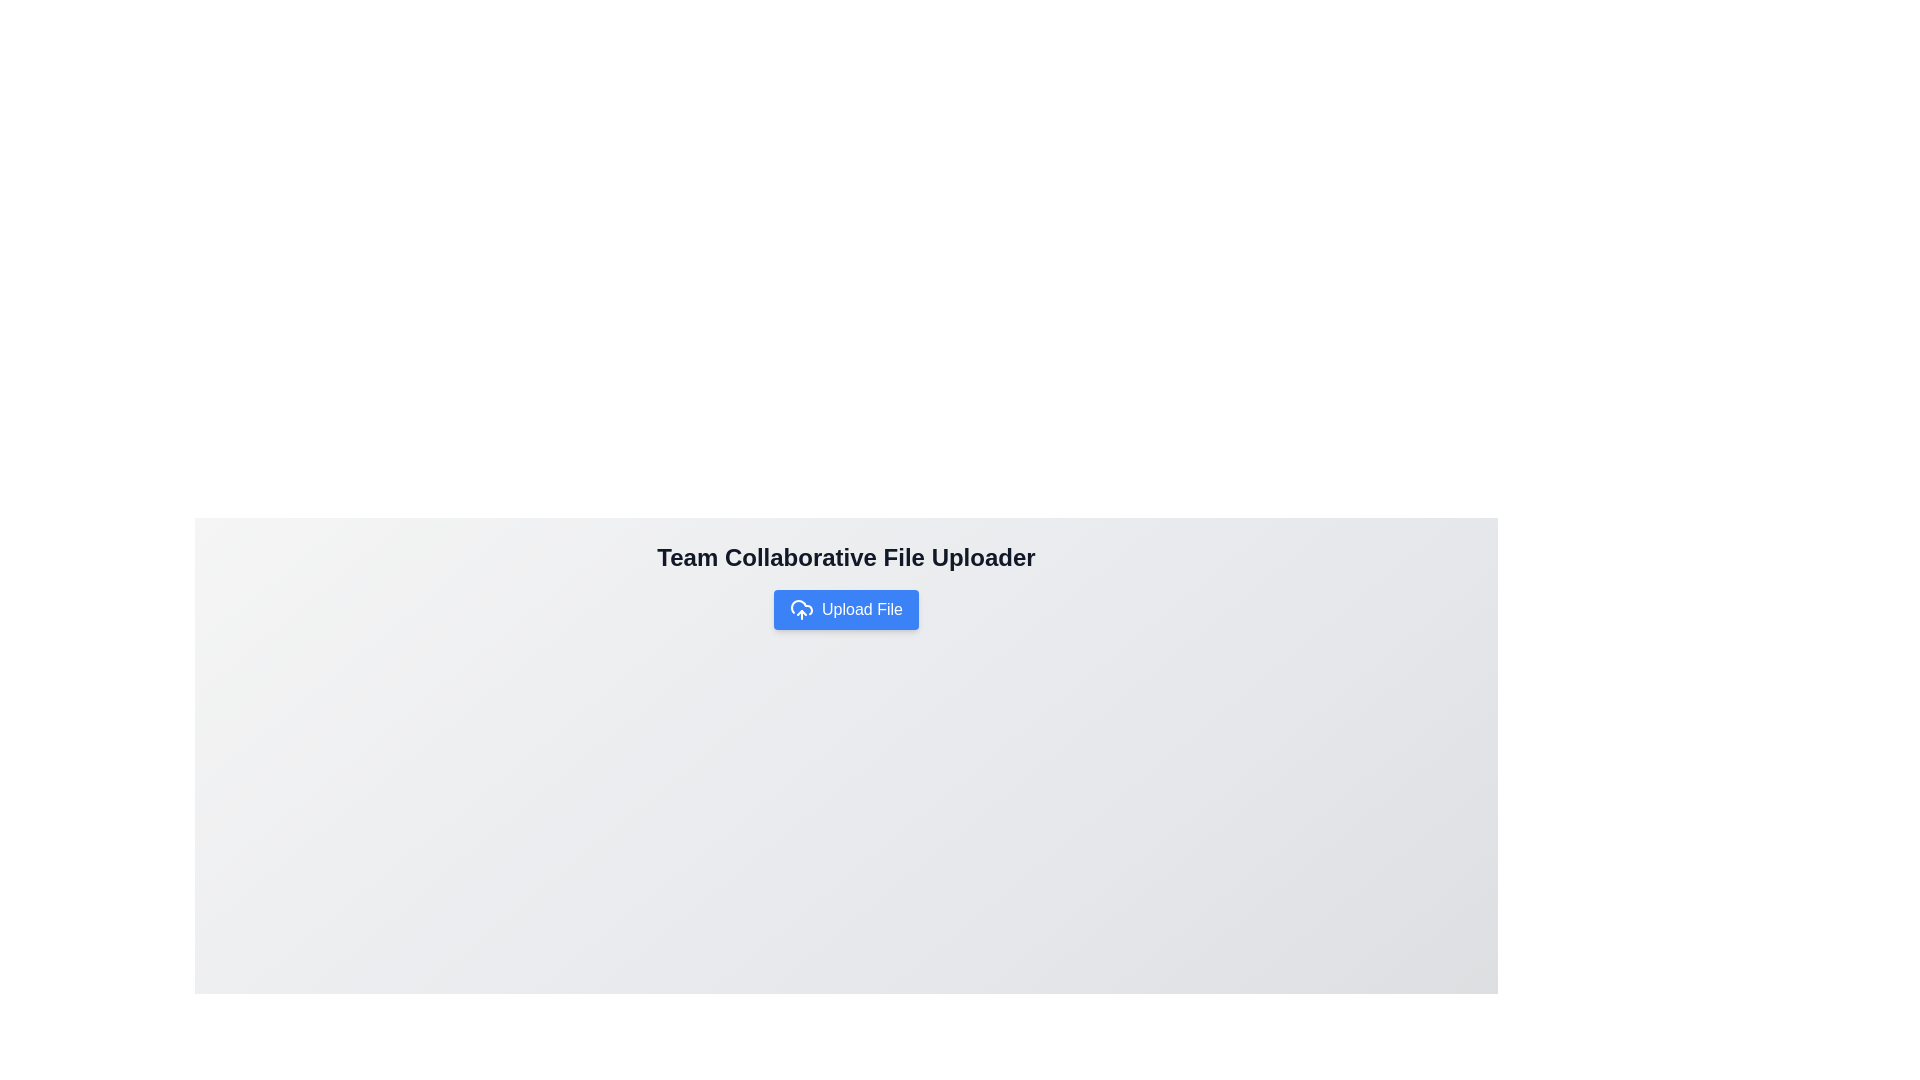 The height and width of the screenshot is (1080, 1920). I want to click on the upload icon, which is part of the cloud-shaped icon with an upward arrow, located at the center of the 'Upload File' button, so click(801, 606).